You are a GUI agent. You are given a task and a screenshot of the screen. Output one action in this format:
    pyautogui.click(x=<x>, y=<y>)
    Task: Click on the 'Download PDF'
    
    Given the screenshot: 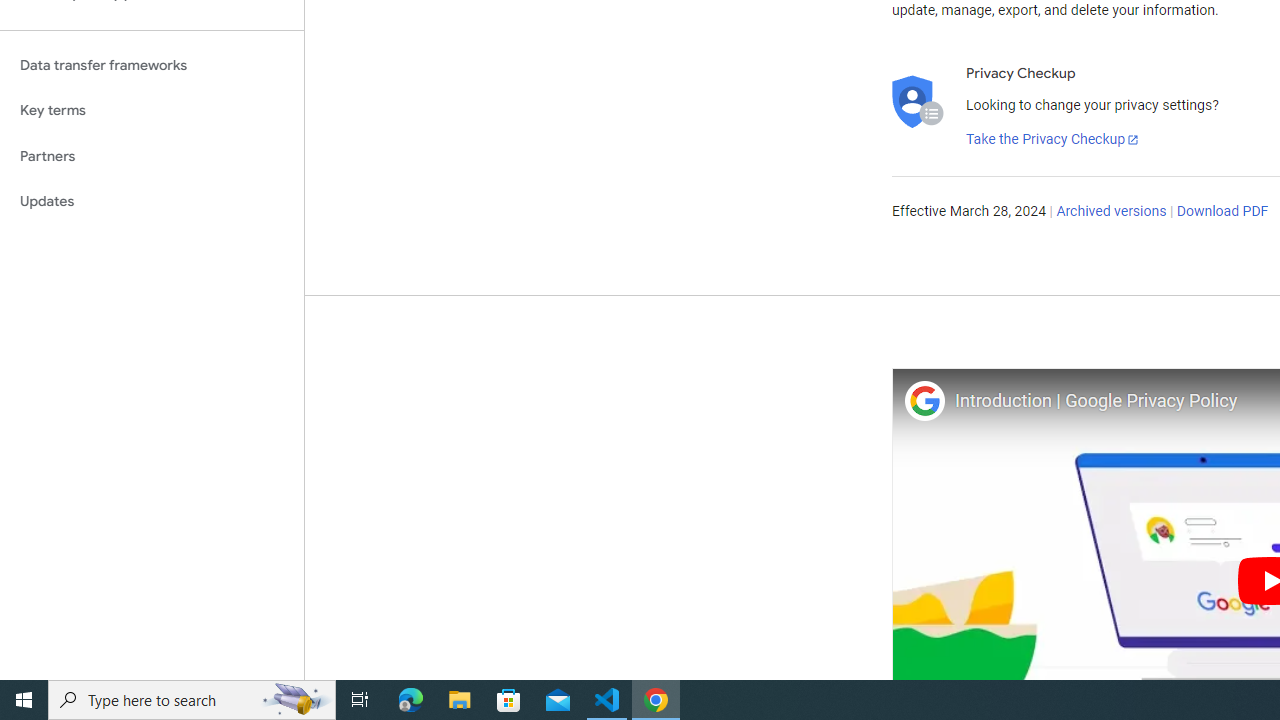 What is the action you would take?
    pyautogui.click(x=1221, y=212)
    